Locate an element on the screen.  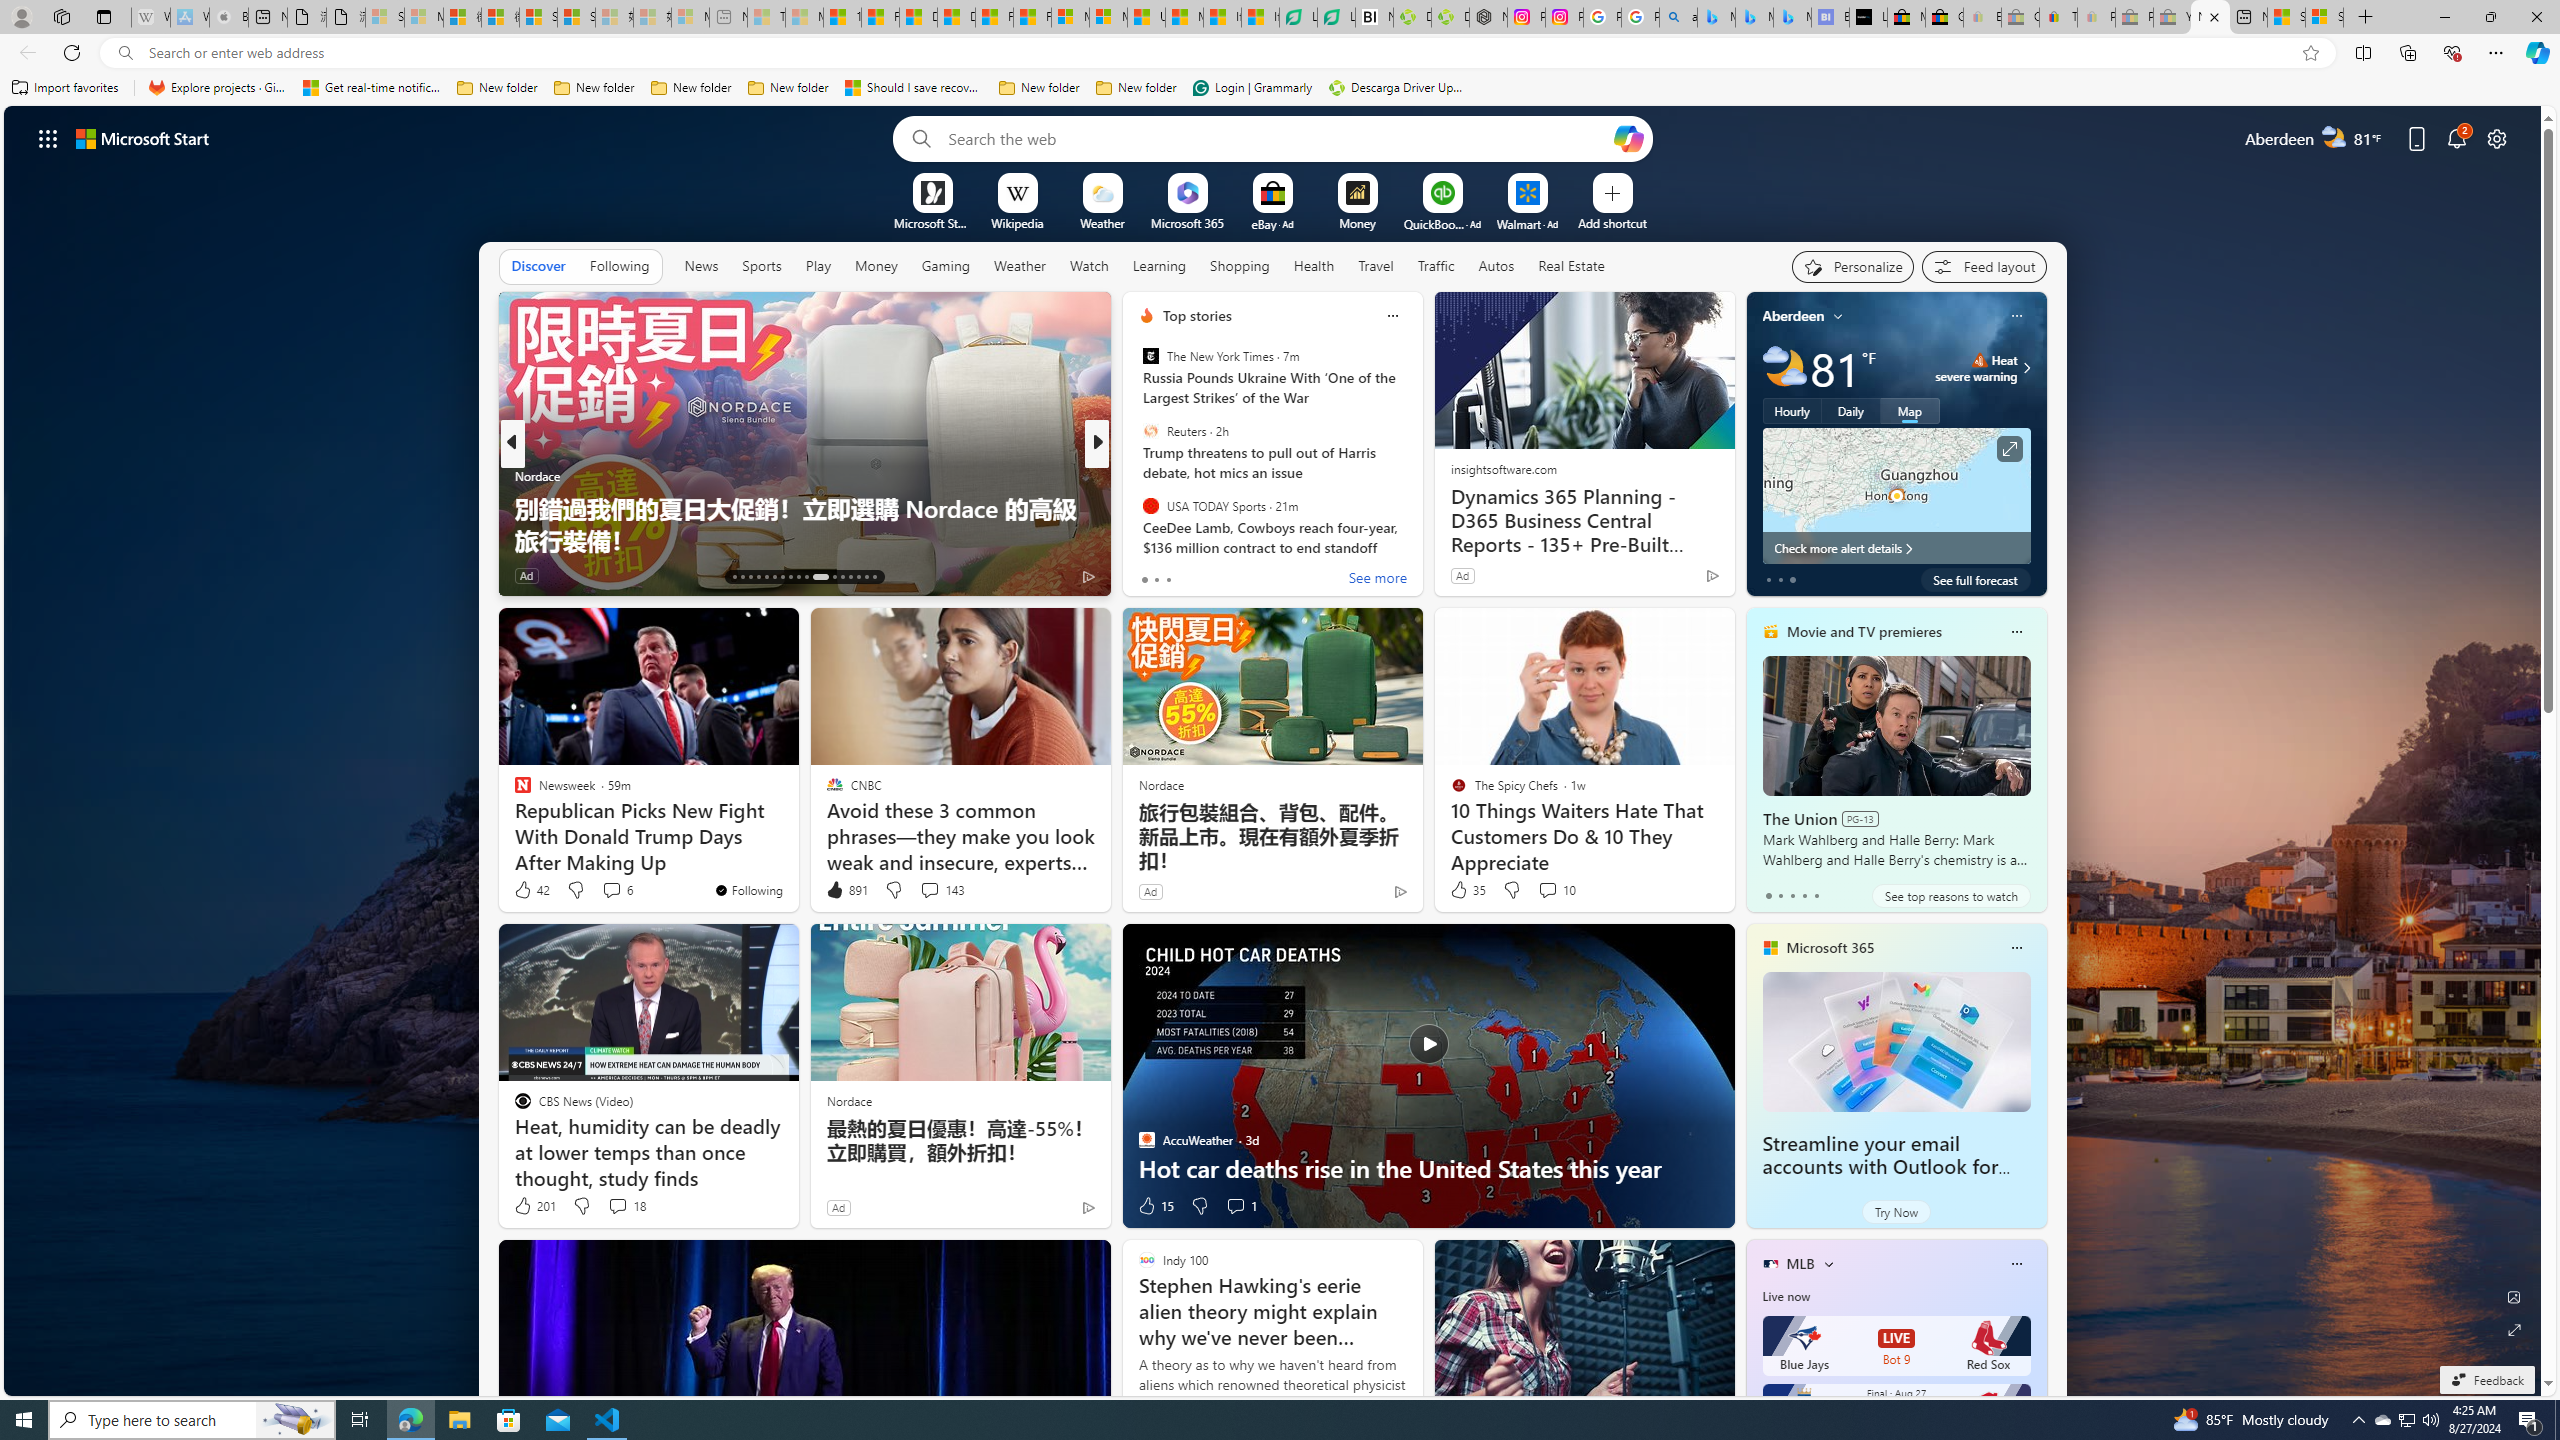
'Marine life - MSN - Sleeping' is located at coordinates (804, 16).